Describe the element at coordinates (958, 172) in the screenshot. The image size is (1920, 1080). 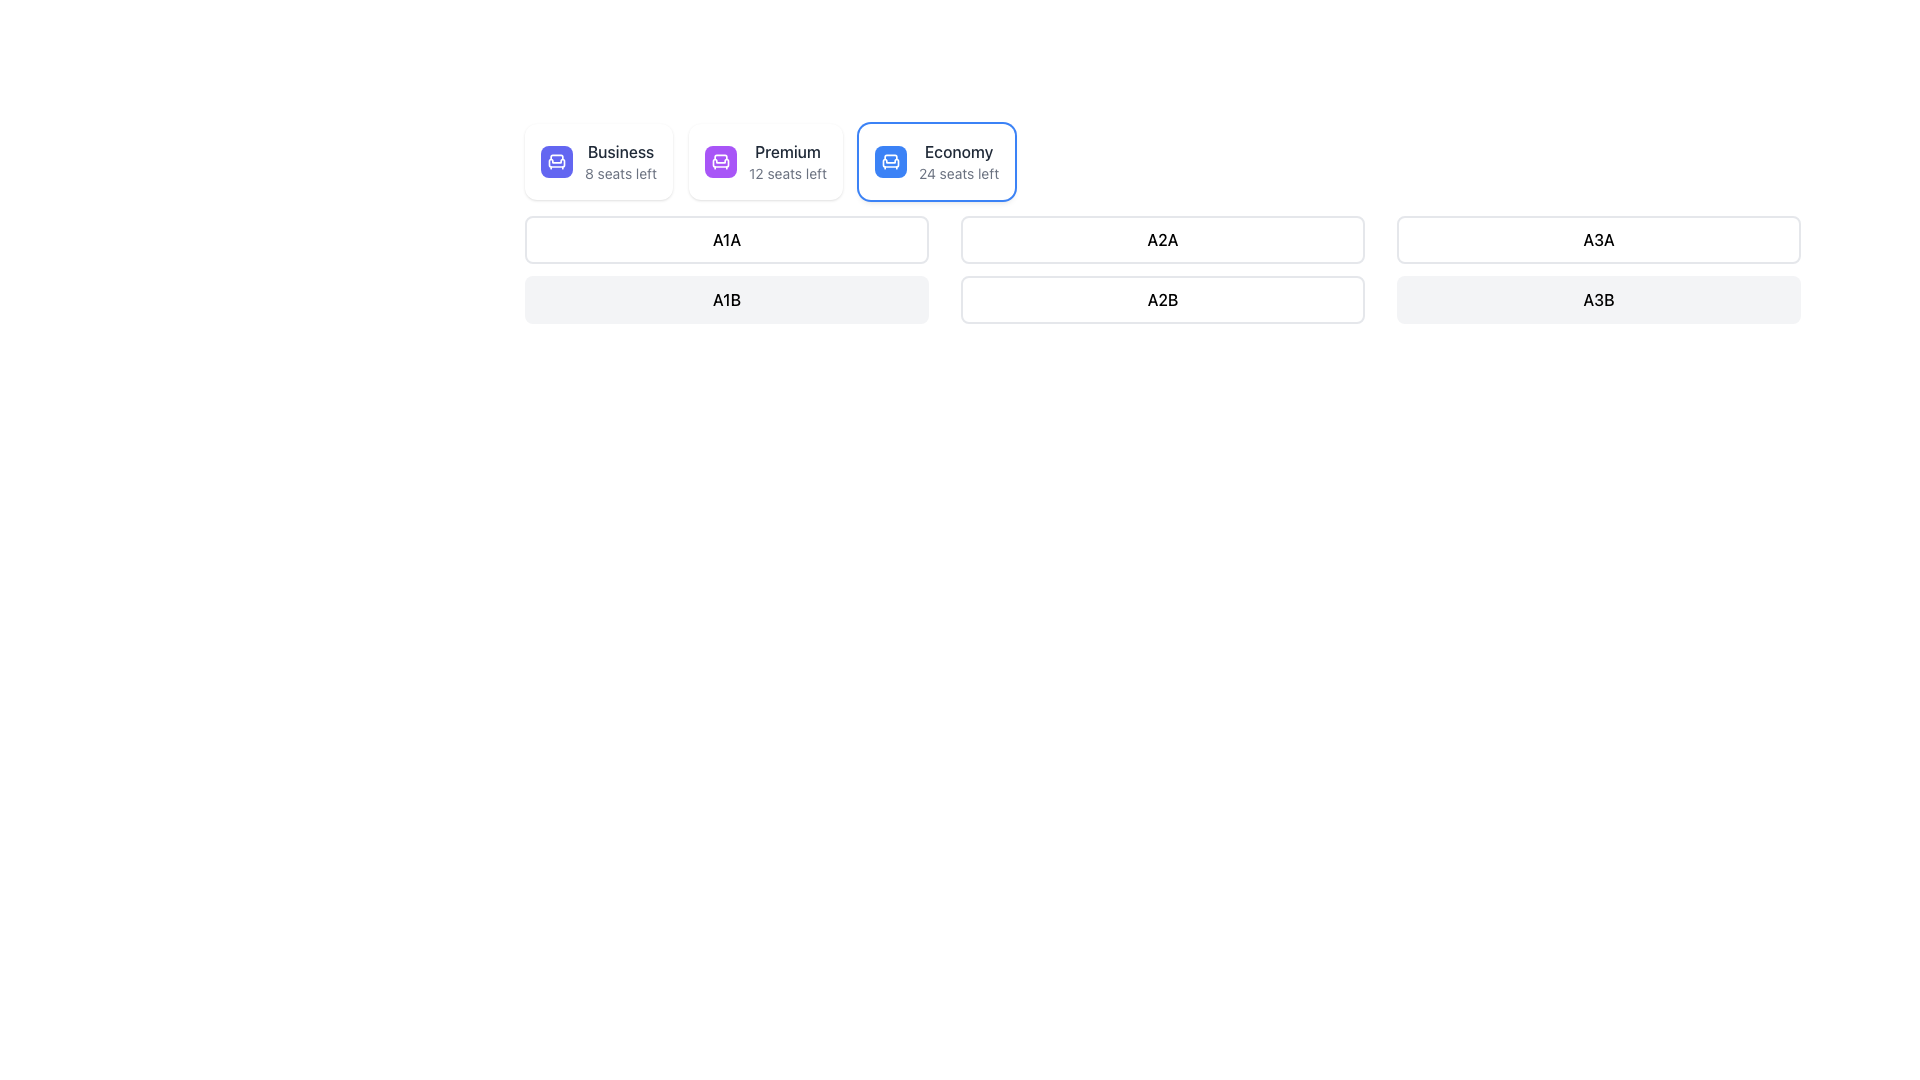
I see `the Text Label that indicates availability with the text '24 seats left' displayed in a smaller gray font, located below the 'Economy' label` at that location.